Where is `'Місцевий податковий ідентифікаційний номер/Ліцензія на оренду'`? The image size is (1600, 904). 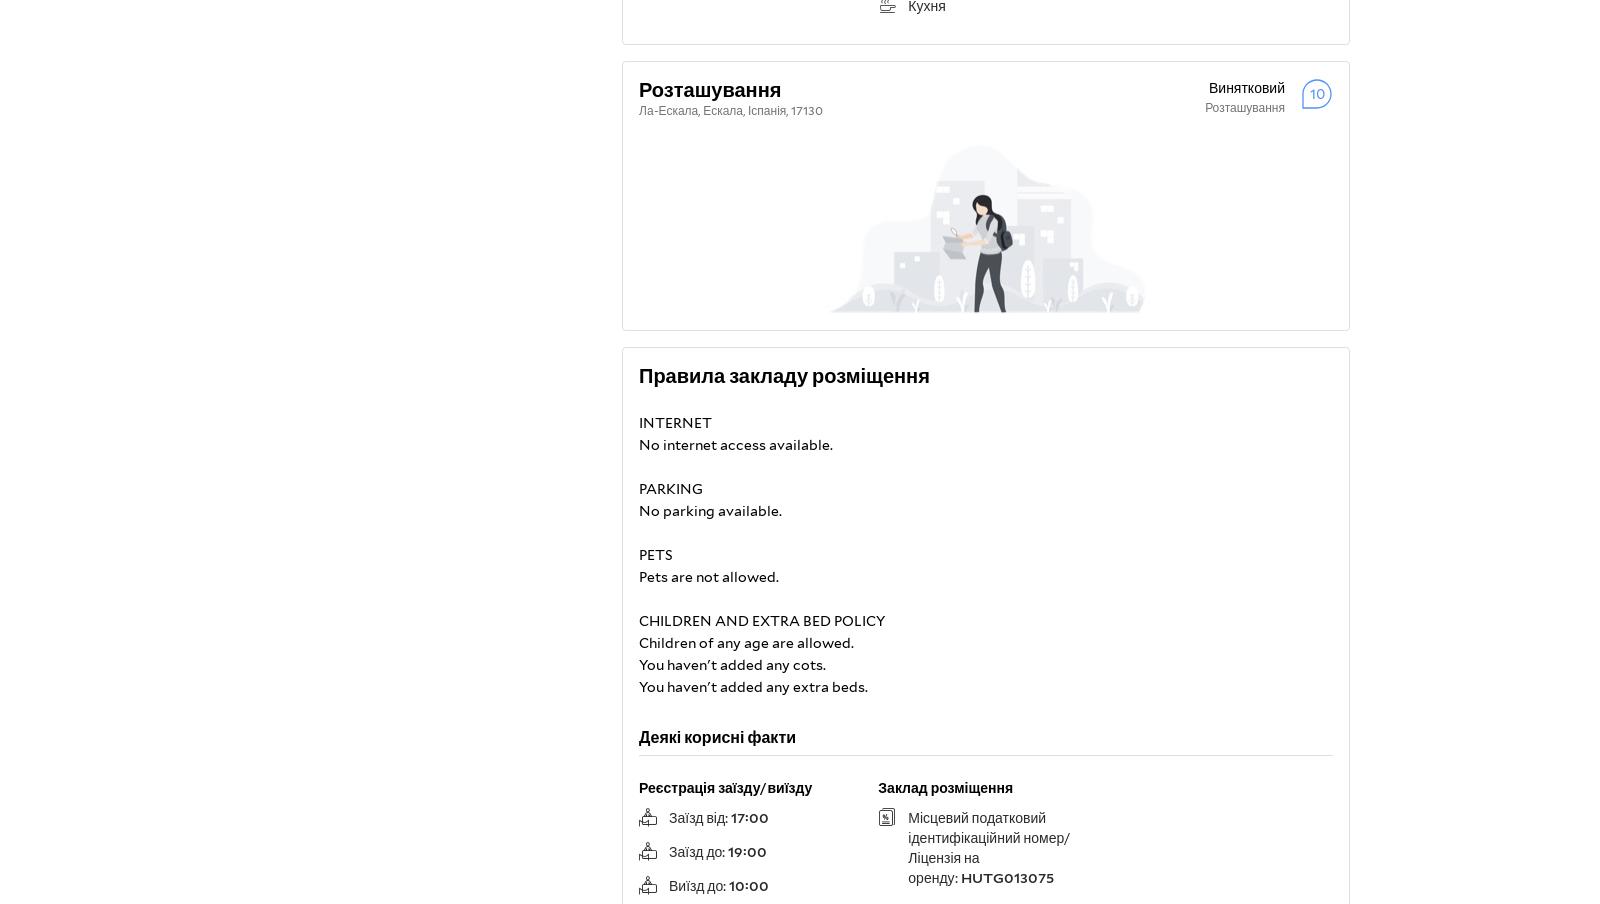 'Місцевий податковий ідентифікаційний номер/Ліцензія на оренду' is located at coordinates (987, 848).